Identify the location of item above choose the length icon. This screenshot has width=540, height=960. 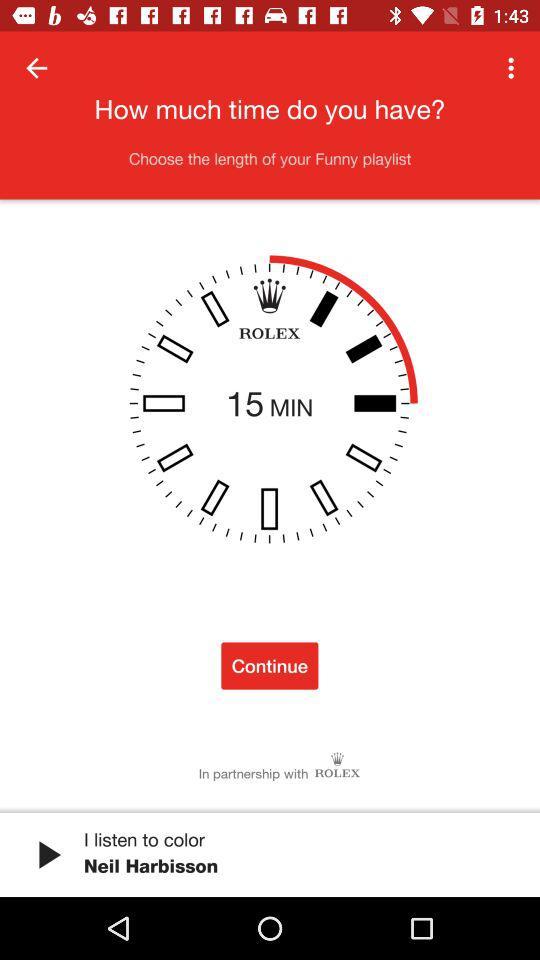
(36, 68).